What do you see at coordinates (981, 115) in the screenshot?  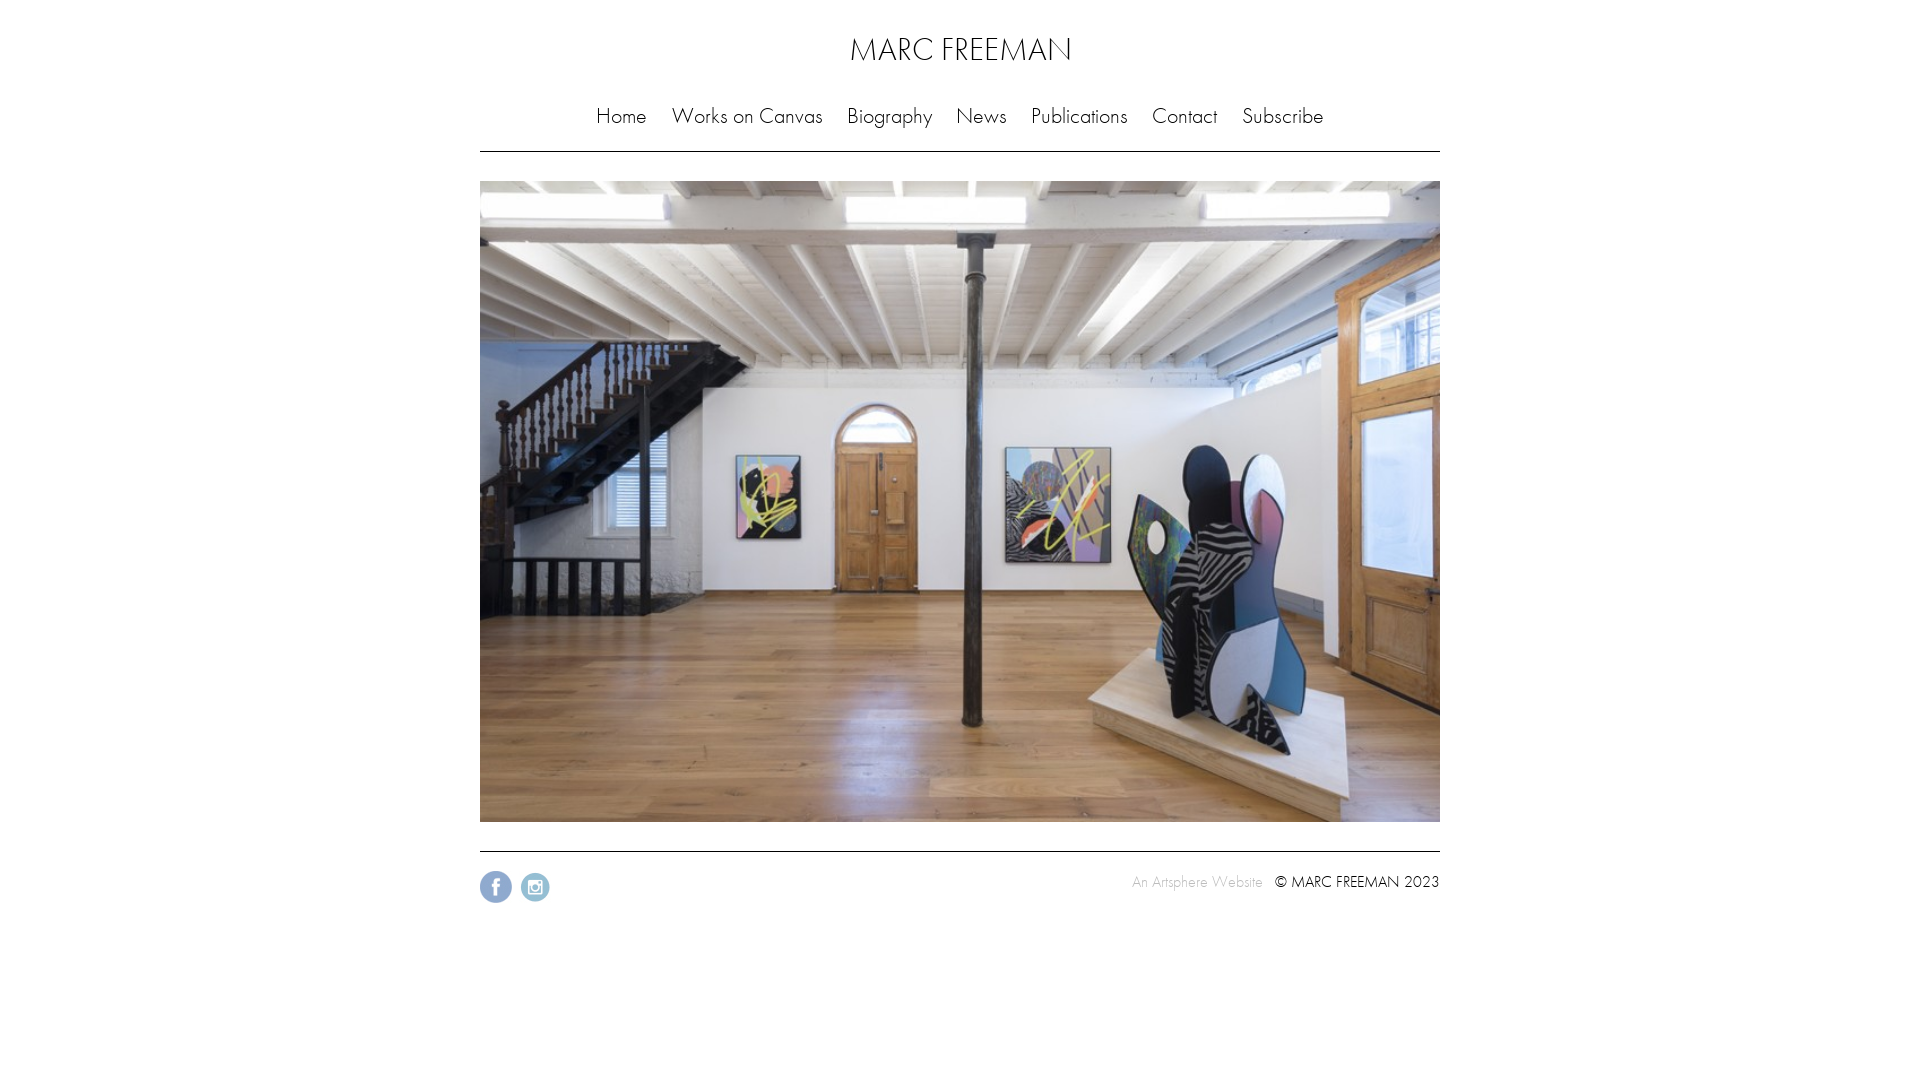 I see `'News'` at bounding box center [981, 115].